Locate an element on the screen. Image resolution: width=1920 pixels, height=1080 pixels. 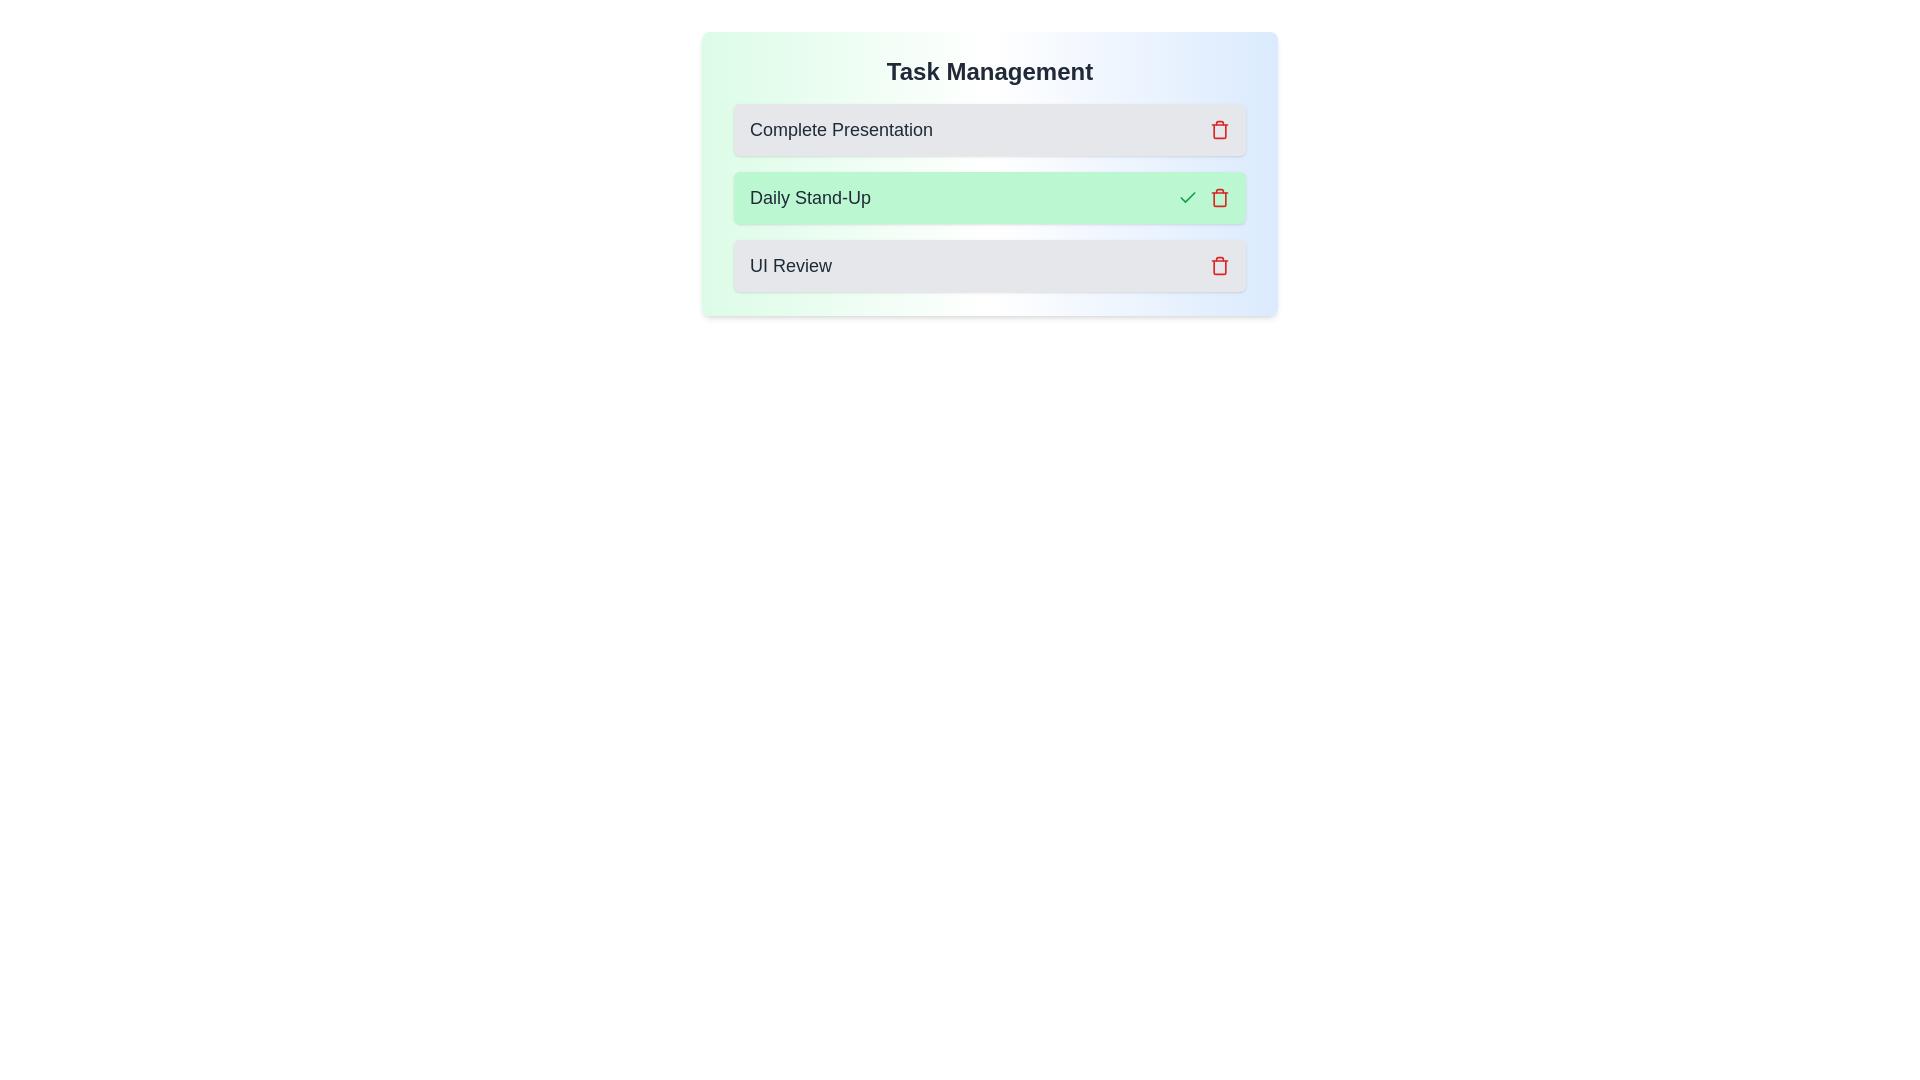
the icon associated with the task Daily Stand-Up is located at coordinates (1218, 197).